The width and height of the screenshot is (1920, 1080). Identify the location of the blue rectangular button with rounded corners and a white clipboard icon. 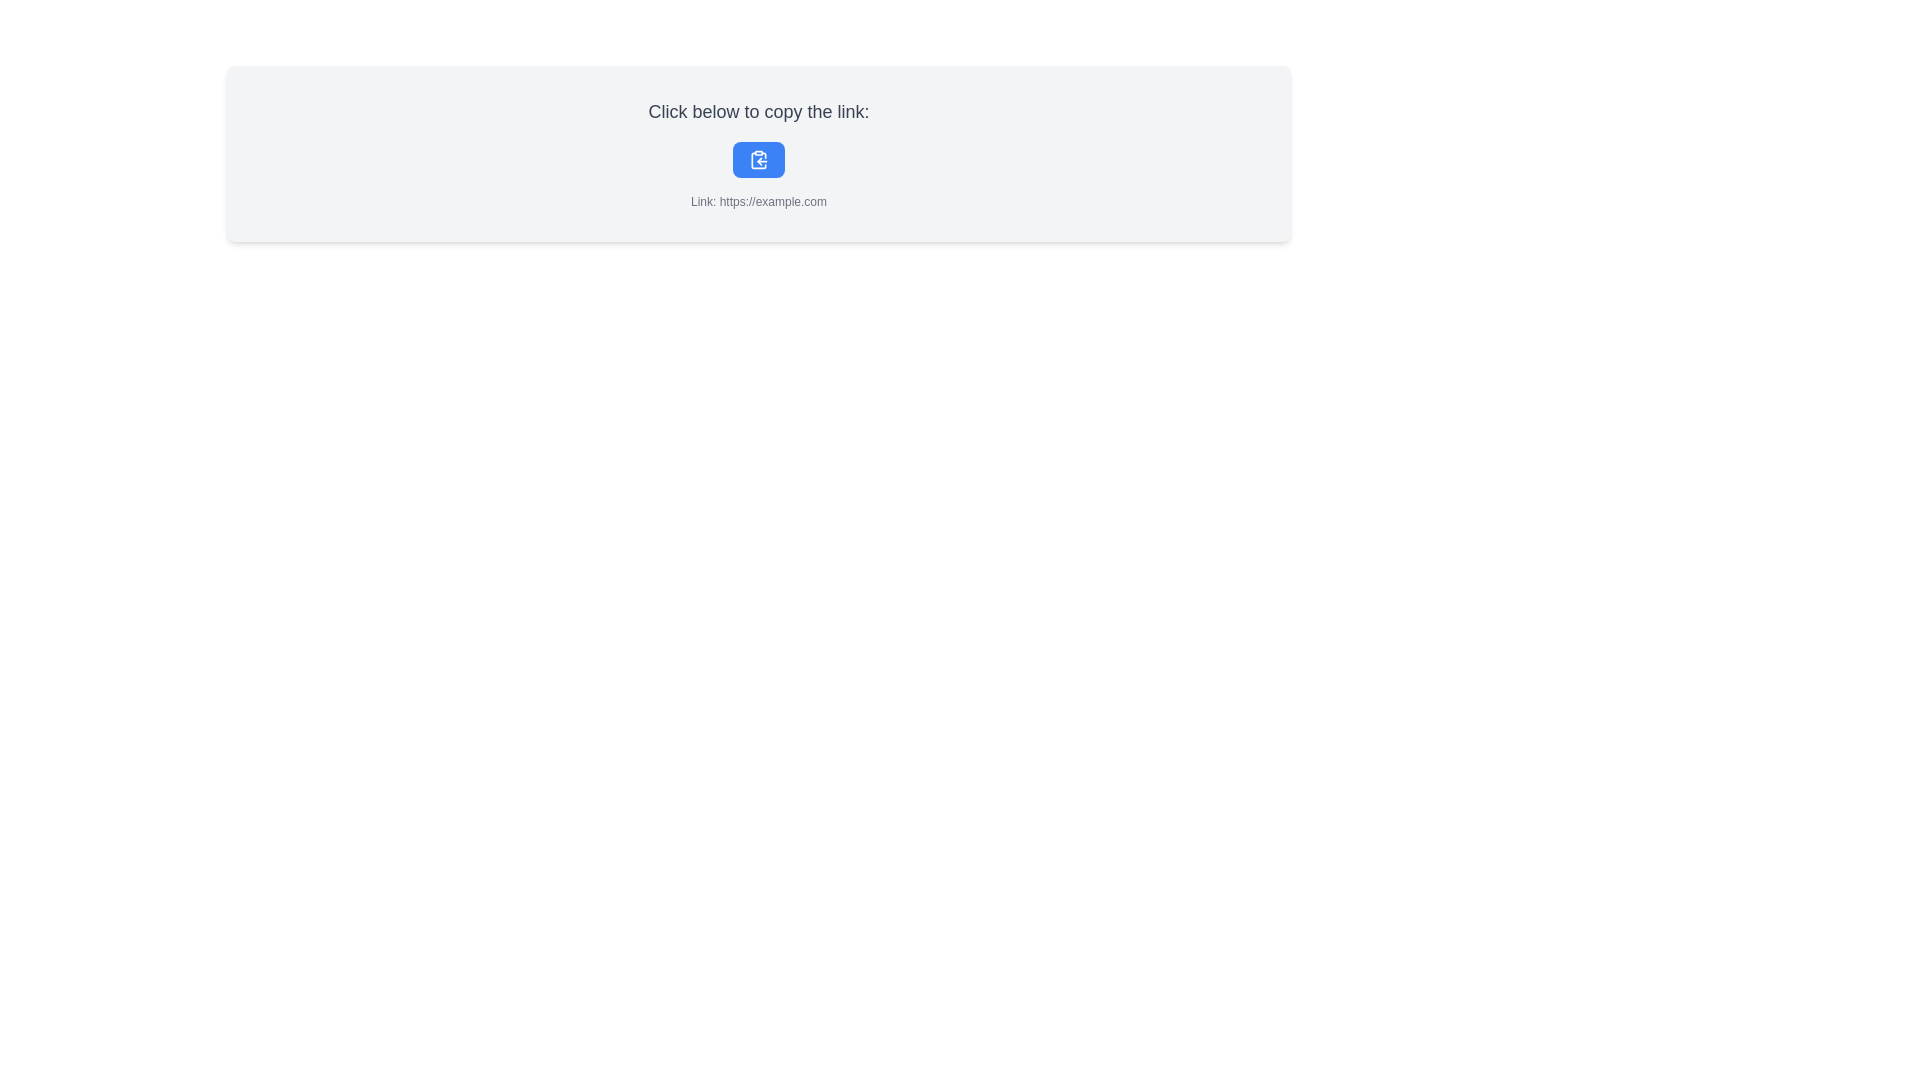
(757, 158).